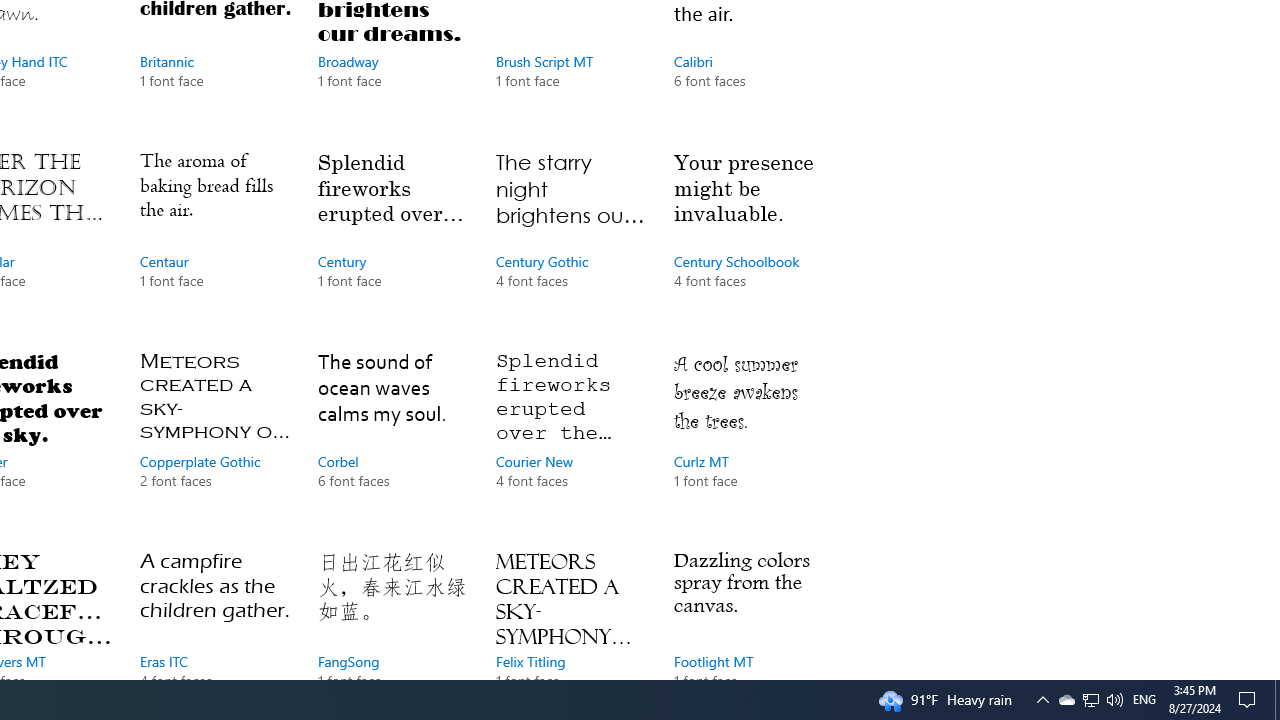  Describe the element at coordinates (569, 238) in the screenshot. I see `'Century Gothic, 4 font faces'` at that location.